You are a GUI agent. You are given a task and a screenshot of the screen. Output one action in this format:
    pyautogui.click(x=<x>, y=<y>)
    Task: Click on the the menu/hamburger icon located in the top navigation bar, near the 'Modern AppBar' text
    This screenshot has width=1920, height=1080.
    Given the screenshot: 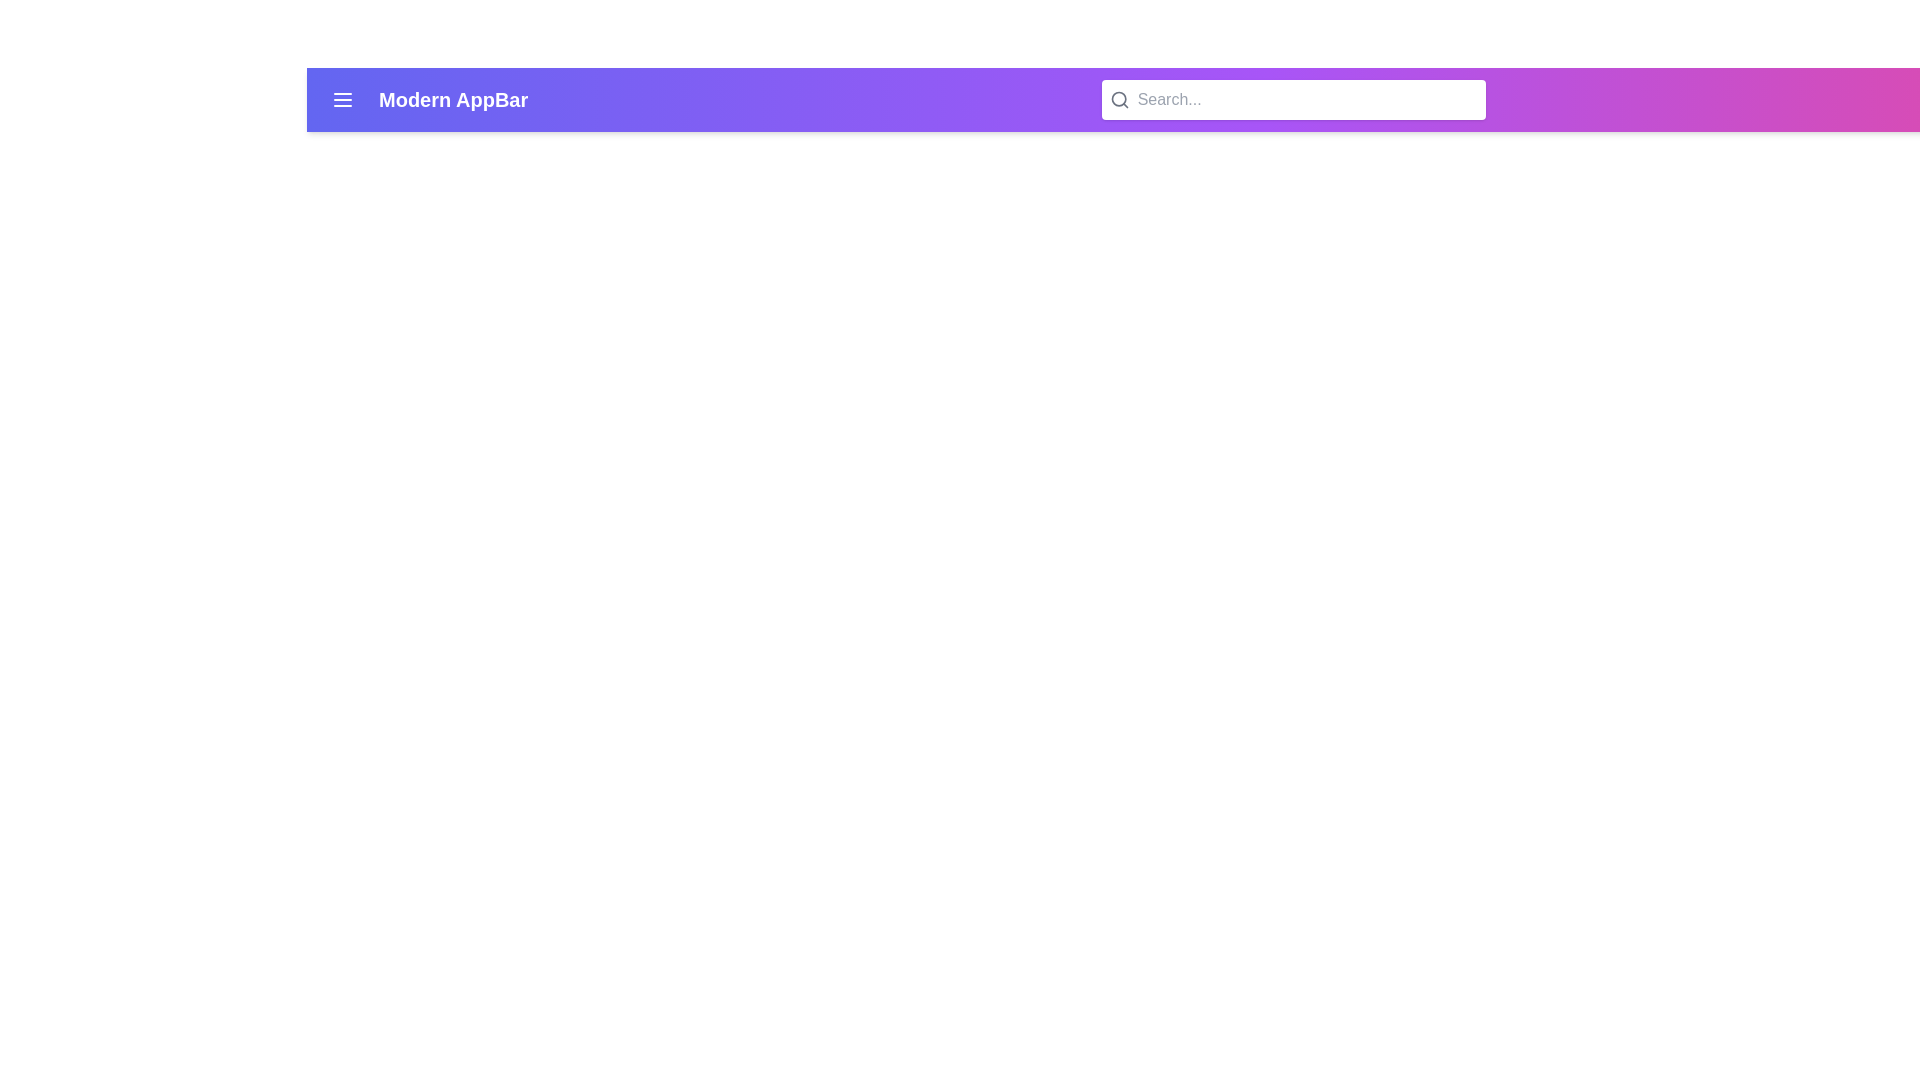 What is the action you would take?
    pyautogui.click(x=342, y=100)
    